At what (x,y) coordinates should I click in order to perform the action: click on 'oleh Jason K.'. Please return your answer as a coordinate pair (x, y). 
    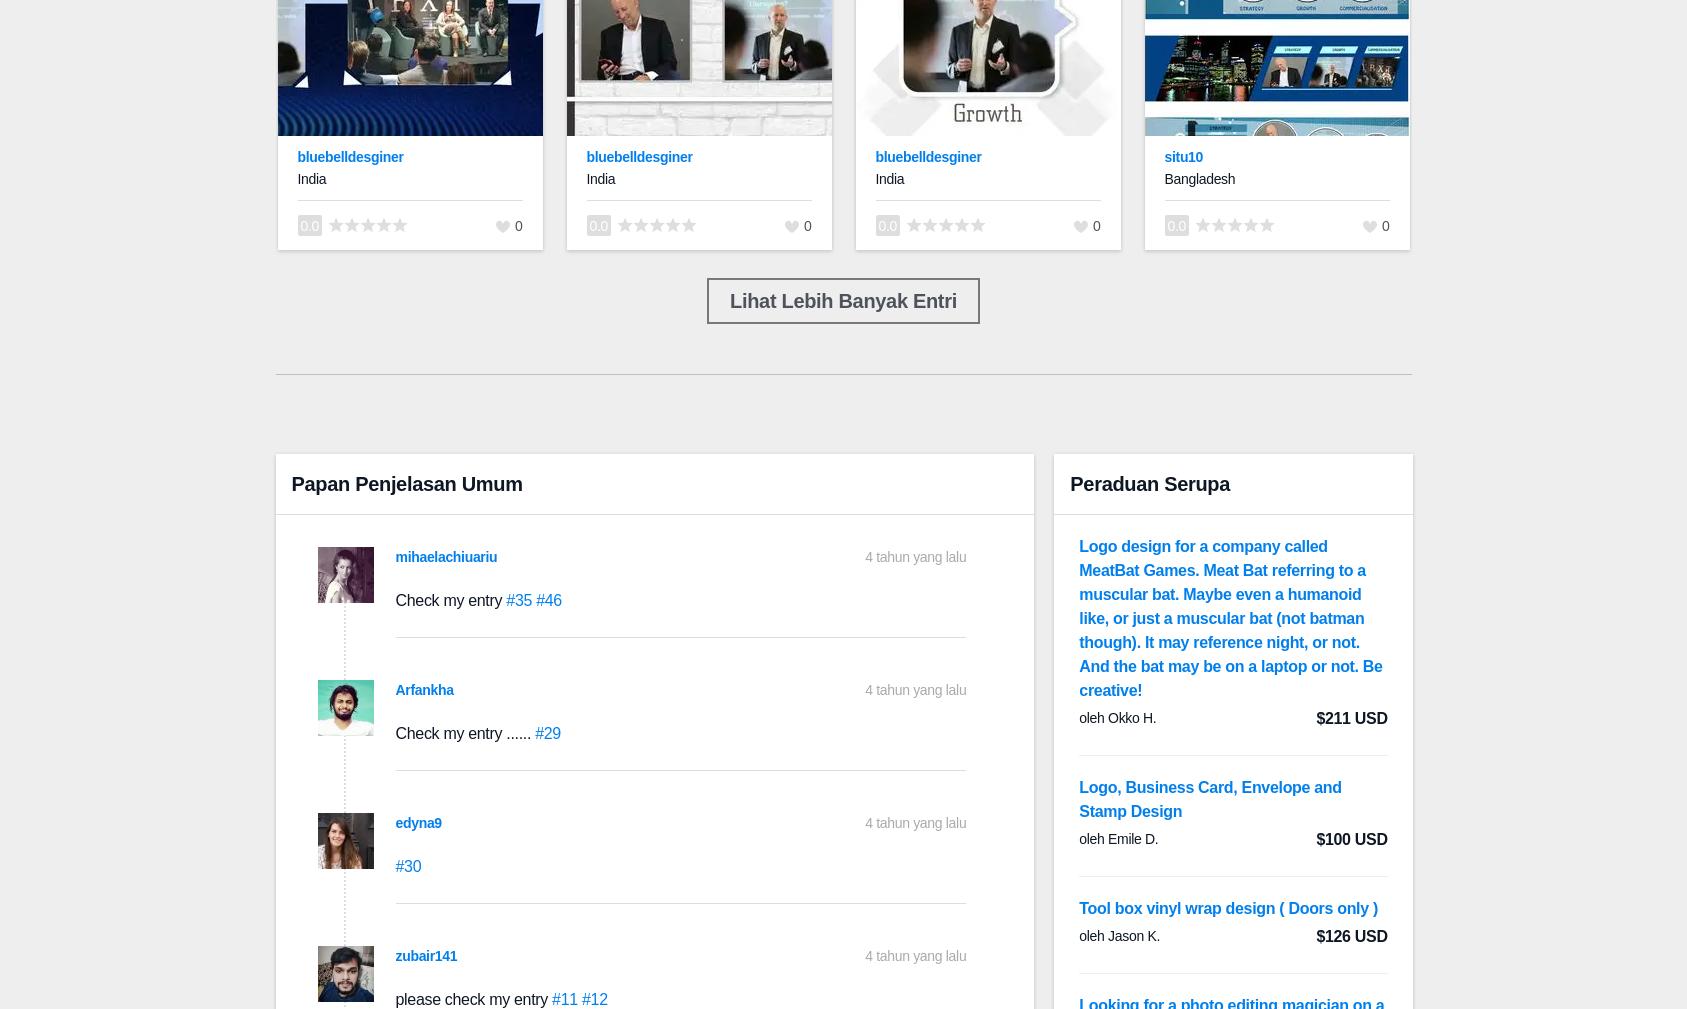
    Looking at the image, I should click on (1119, 936).